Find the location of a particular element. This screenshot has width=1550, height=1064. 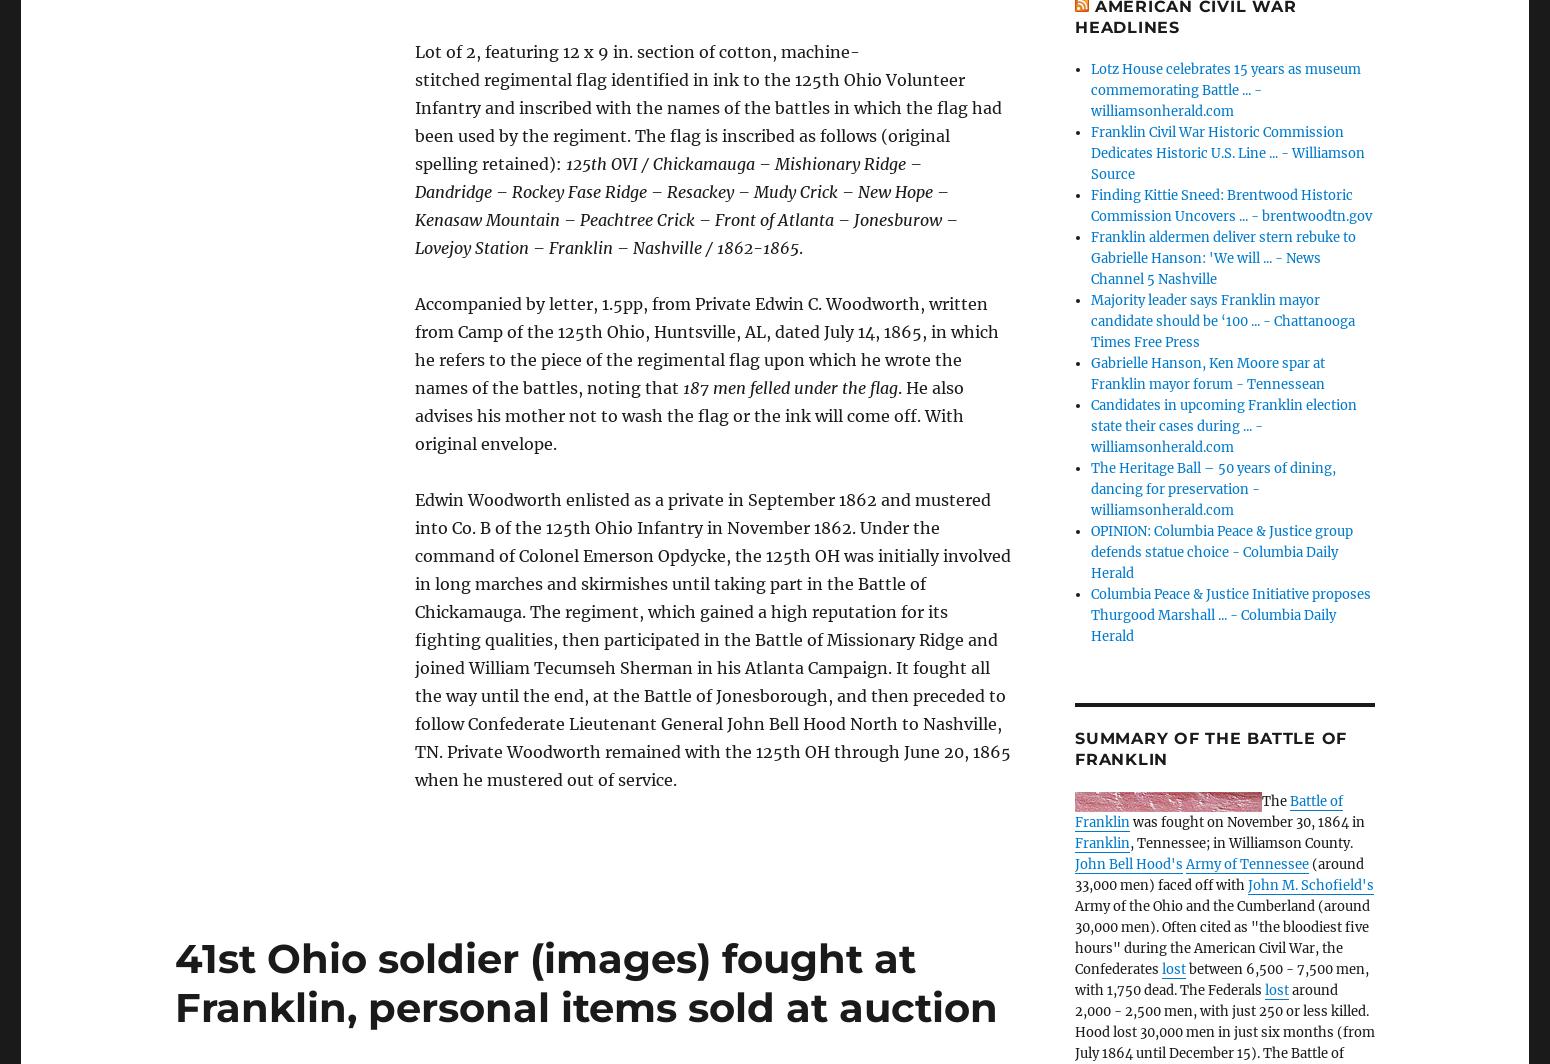

'Gabrielle Hanson, Ken Moore spar at Franklin mayor forum - Tennessean' is located at coordinates (1208, 373).